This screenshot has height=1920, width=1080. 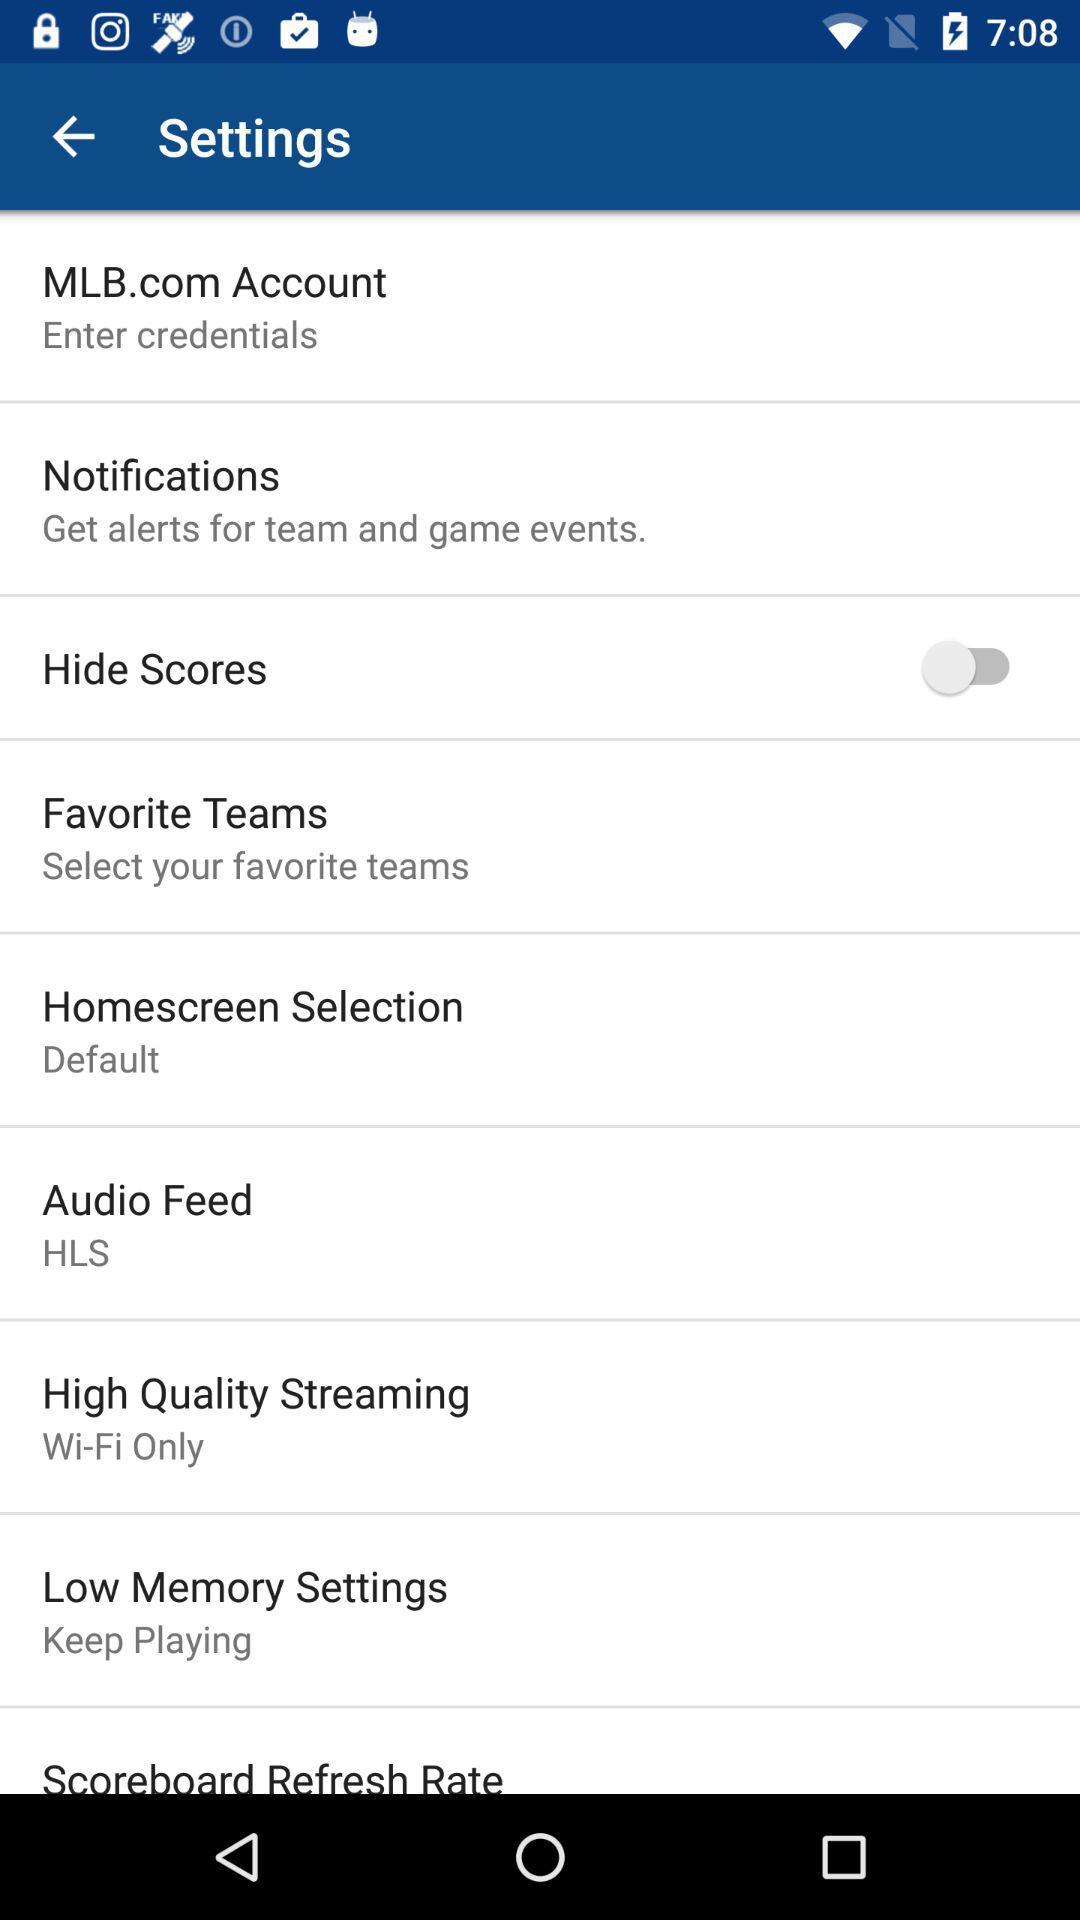 What do you see at coordinates (974, 667) in the screenshot?
I see `icon to the right of hide scores icon` at bounding box center [974, 667].